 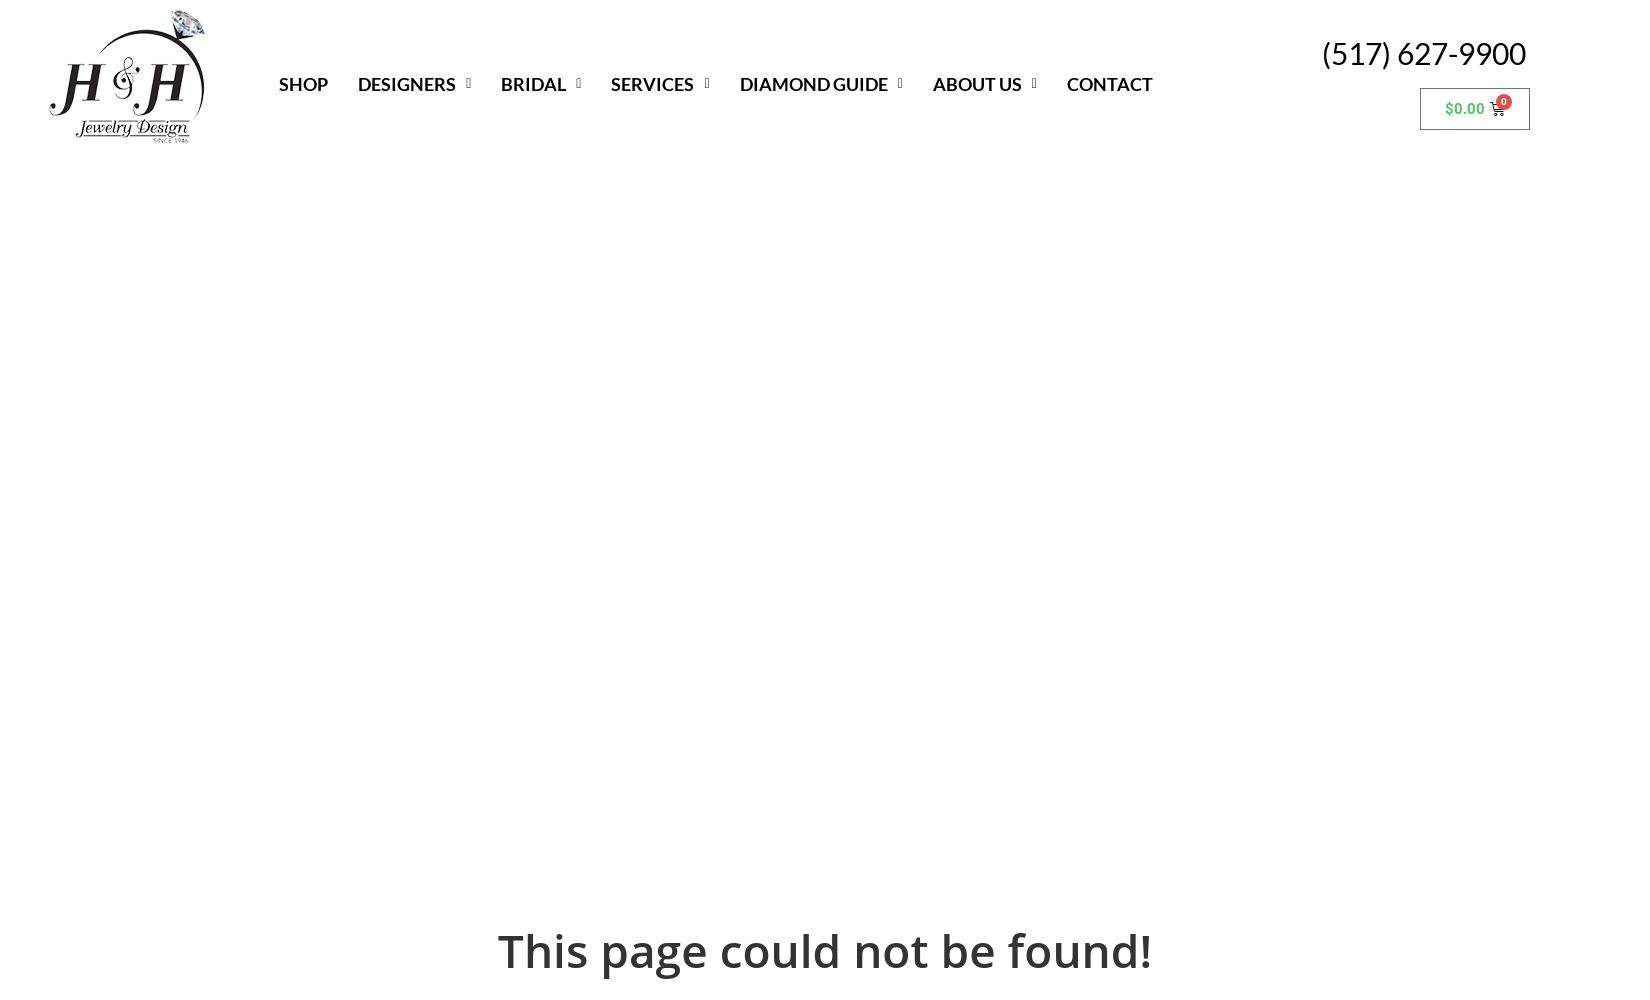 I want to click on 'Lashbrook Designs', so click(x=442, y=436).